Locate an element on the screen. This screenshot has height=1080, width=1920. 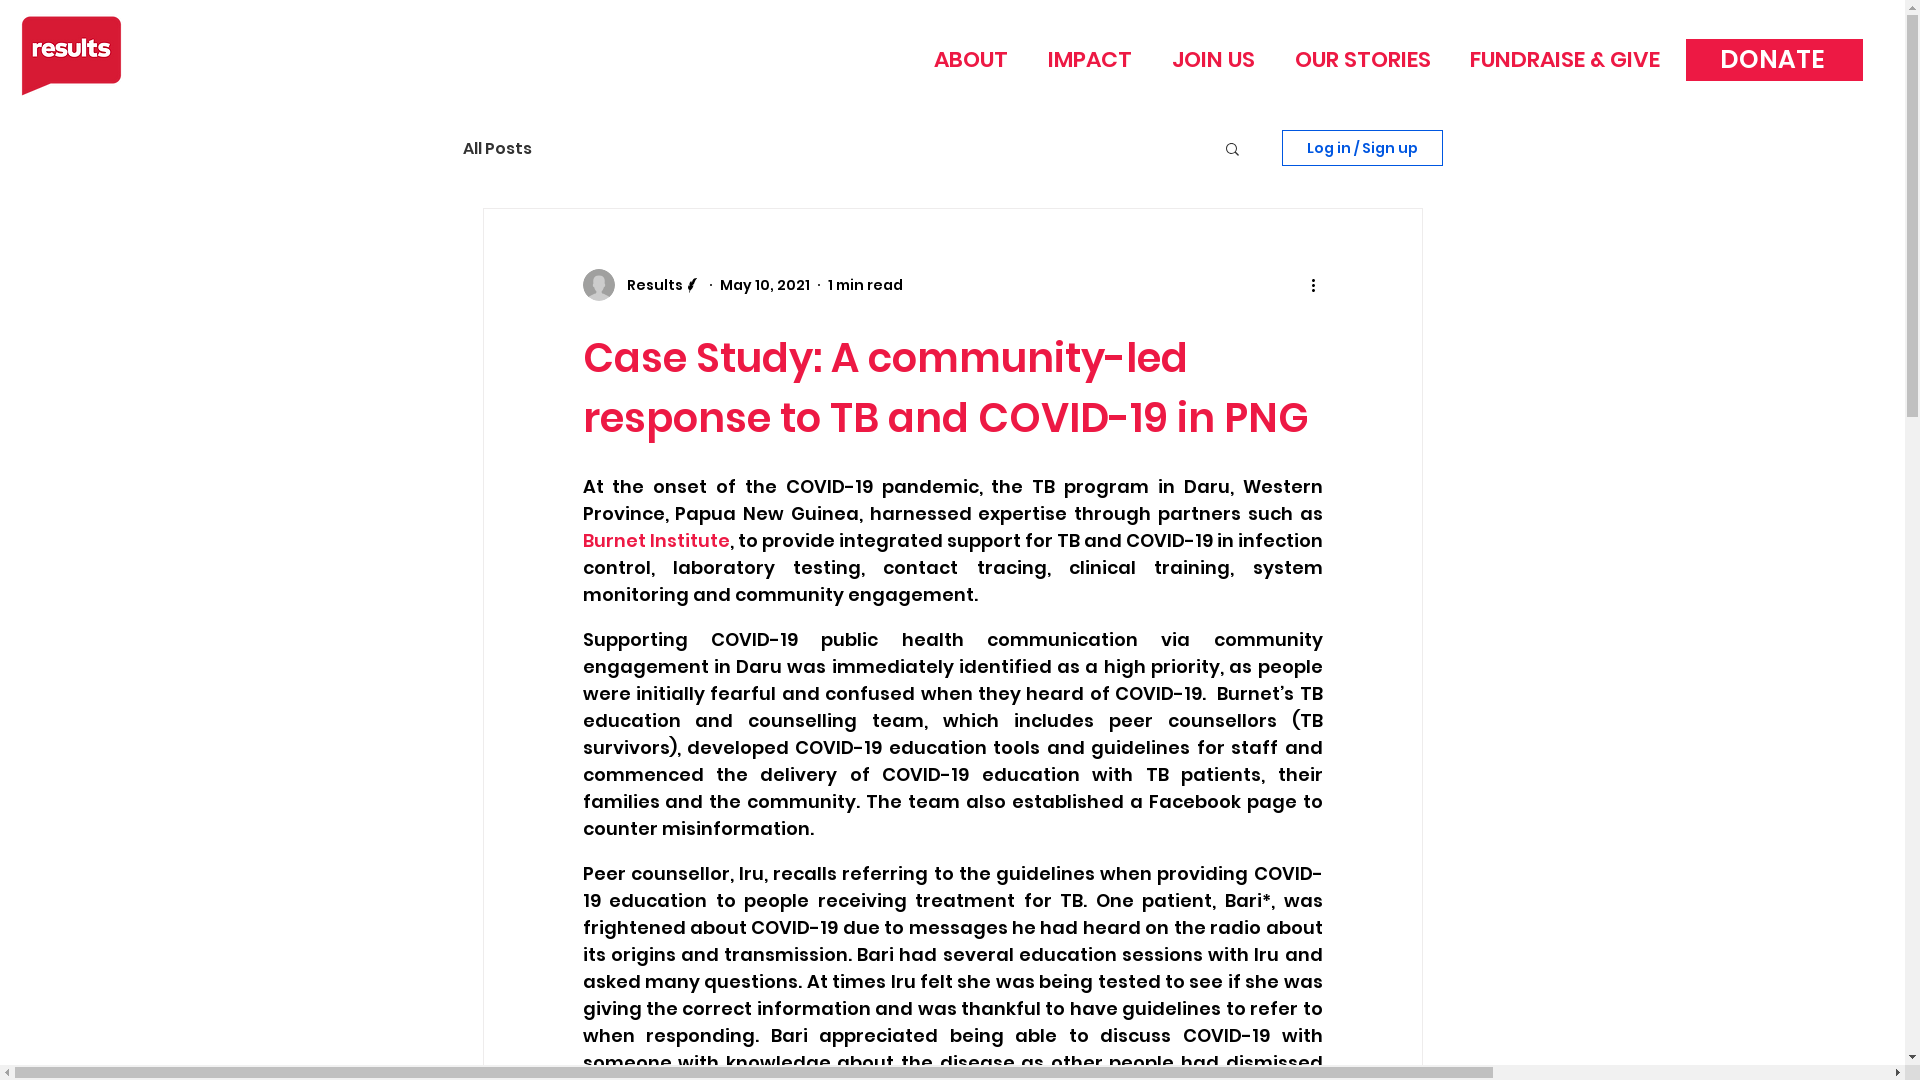
'FUNDRAISE & GIVE' is located at coordinates (1563, 59).